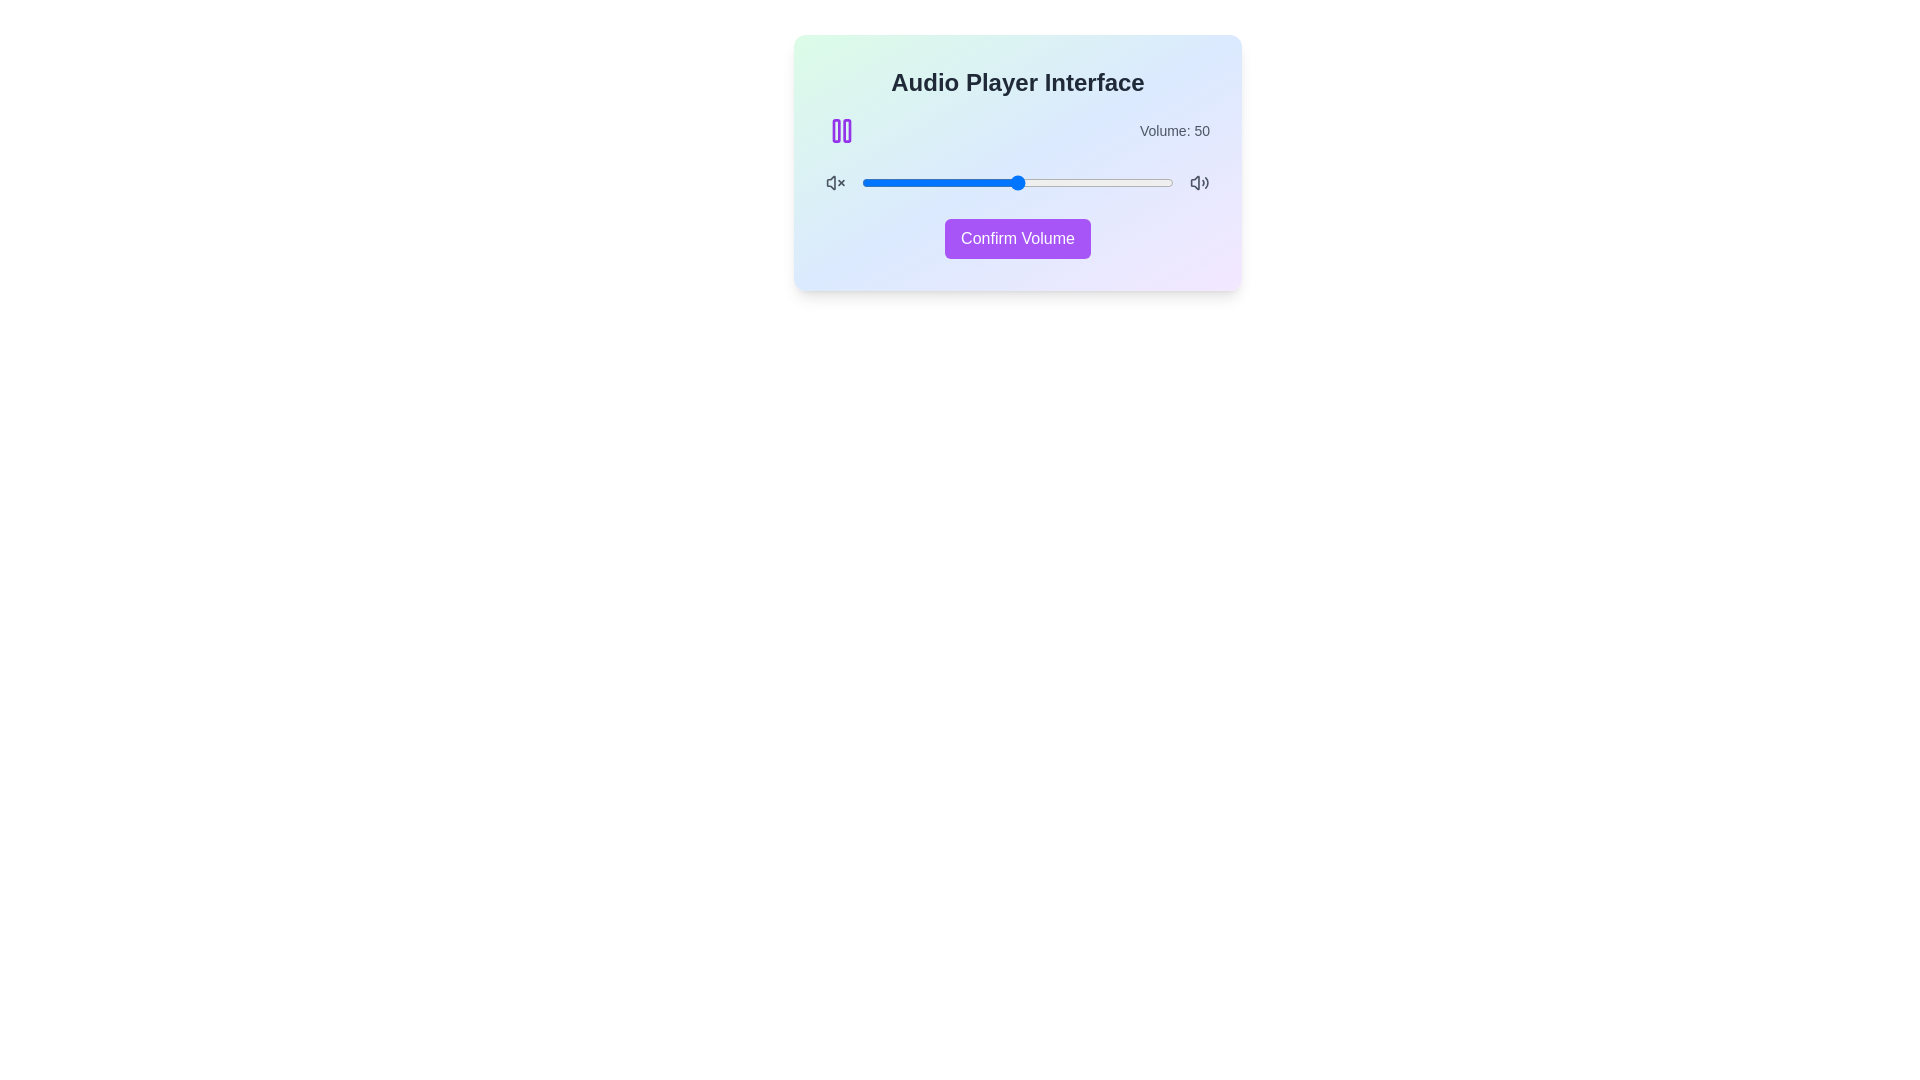 The image size is (1920, 1080). Describe the element at coordinates (831, 182) in the screenshot. I see `the muted audio state vector graphic icon located in the audio control interface, which is part of the 'Volume X' icon representation` at that location.